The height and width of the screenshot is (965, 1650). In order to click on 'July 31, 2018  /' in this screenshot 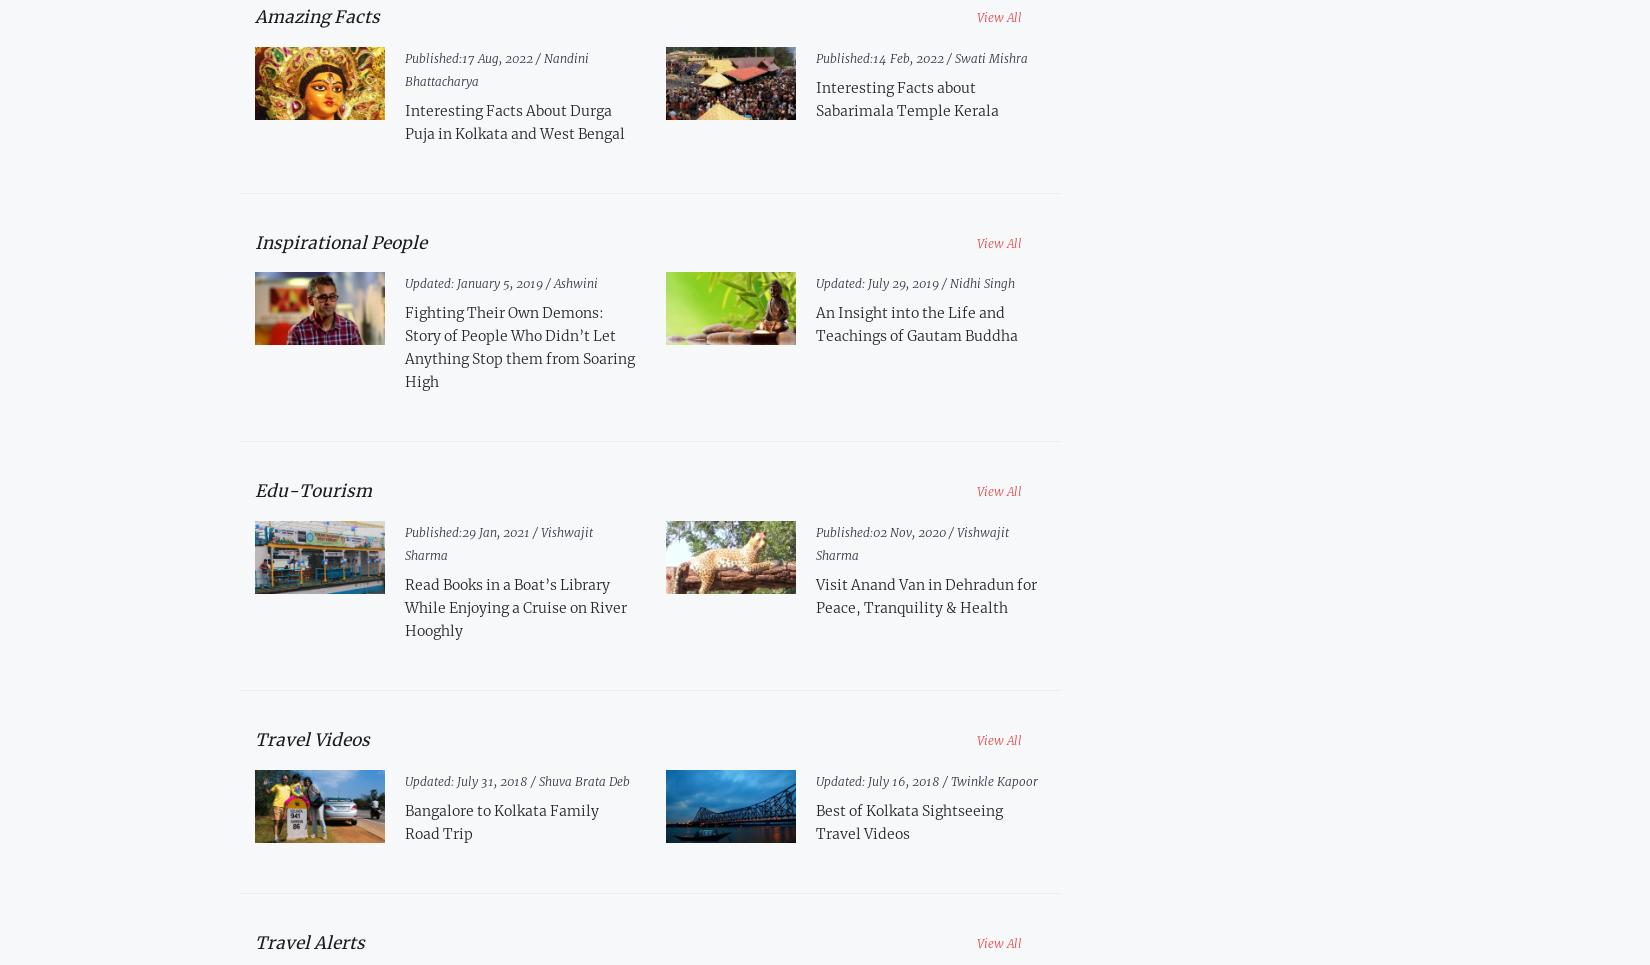, I will do `click(494, 780)`.